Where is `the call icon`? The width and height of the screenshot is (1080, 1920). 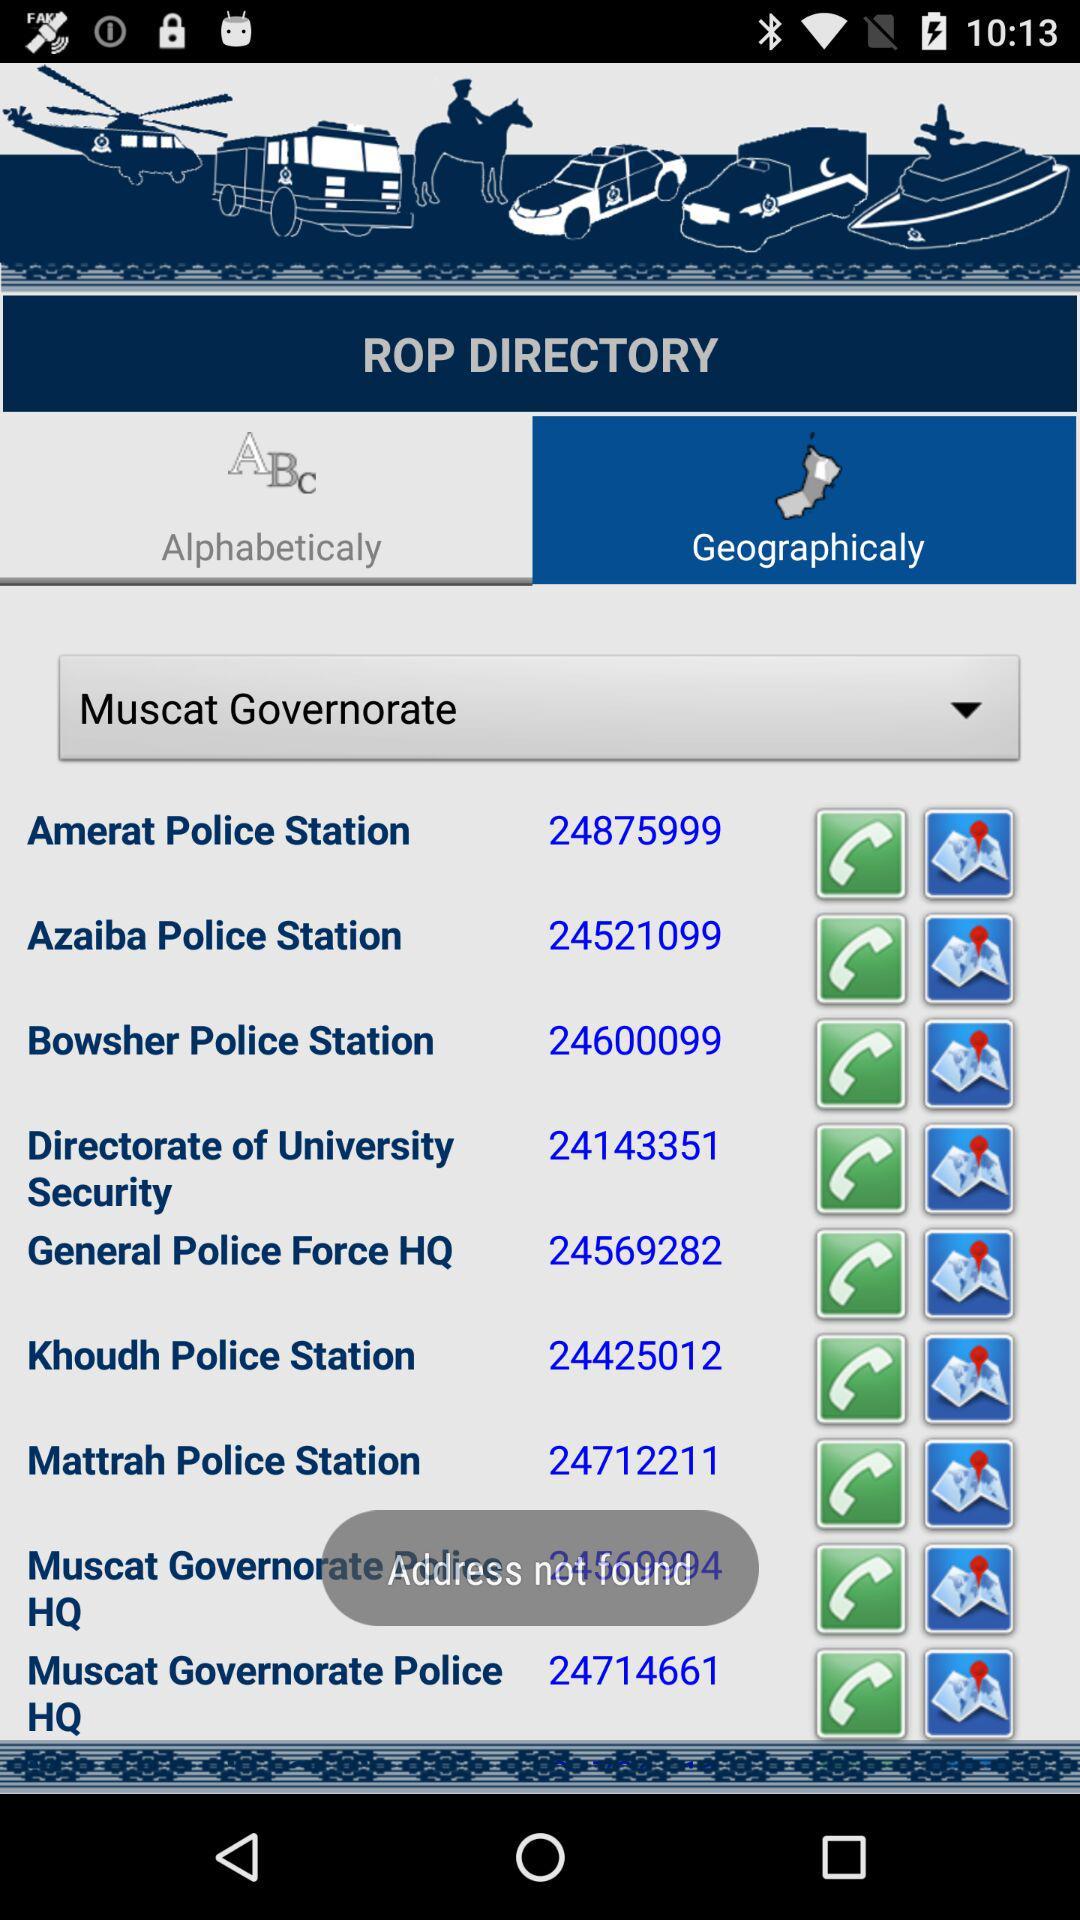 the call icon is located at coordinates (859, 1363).